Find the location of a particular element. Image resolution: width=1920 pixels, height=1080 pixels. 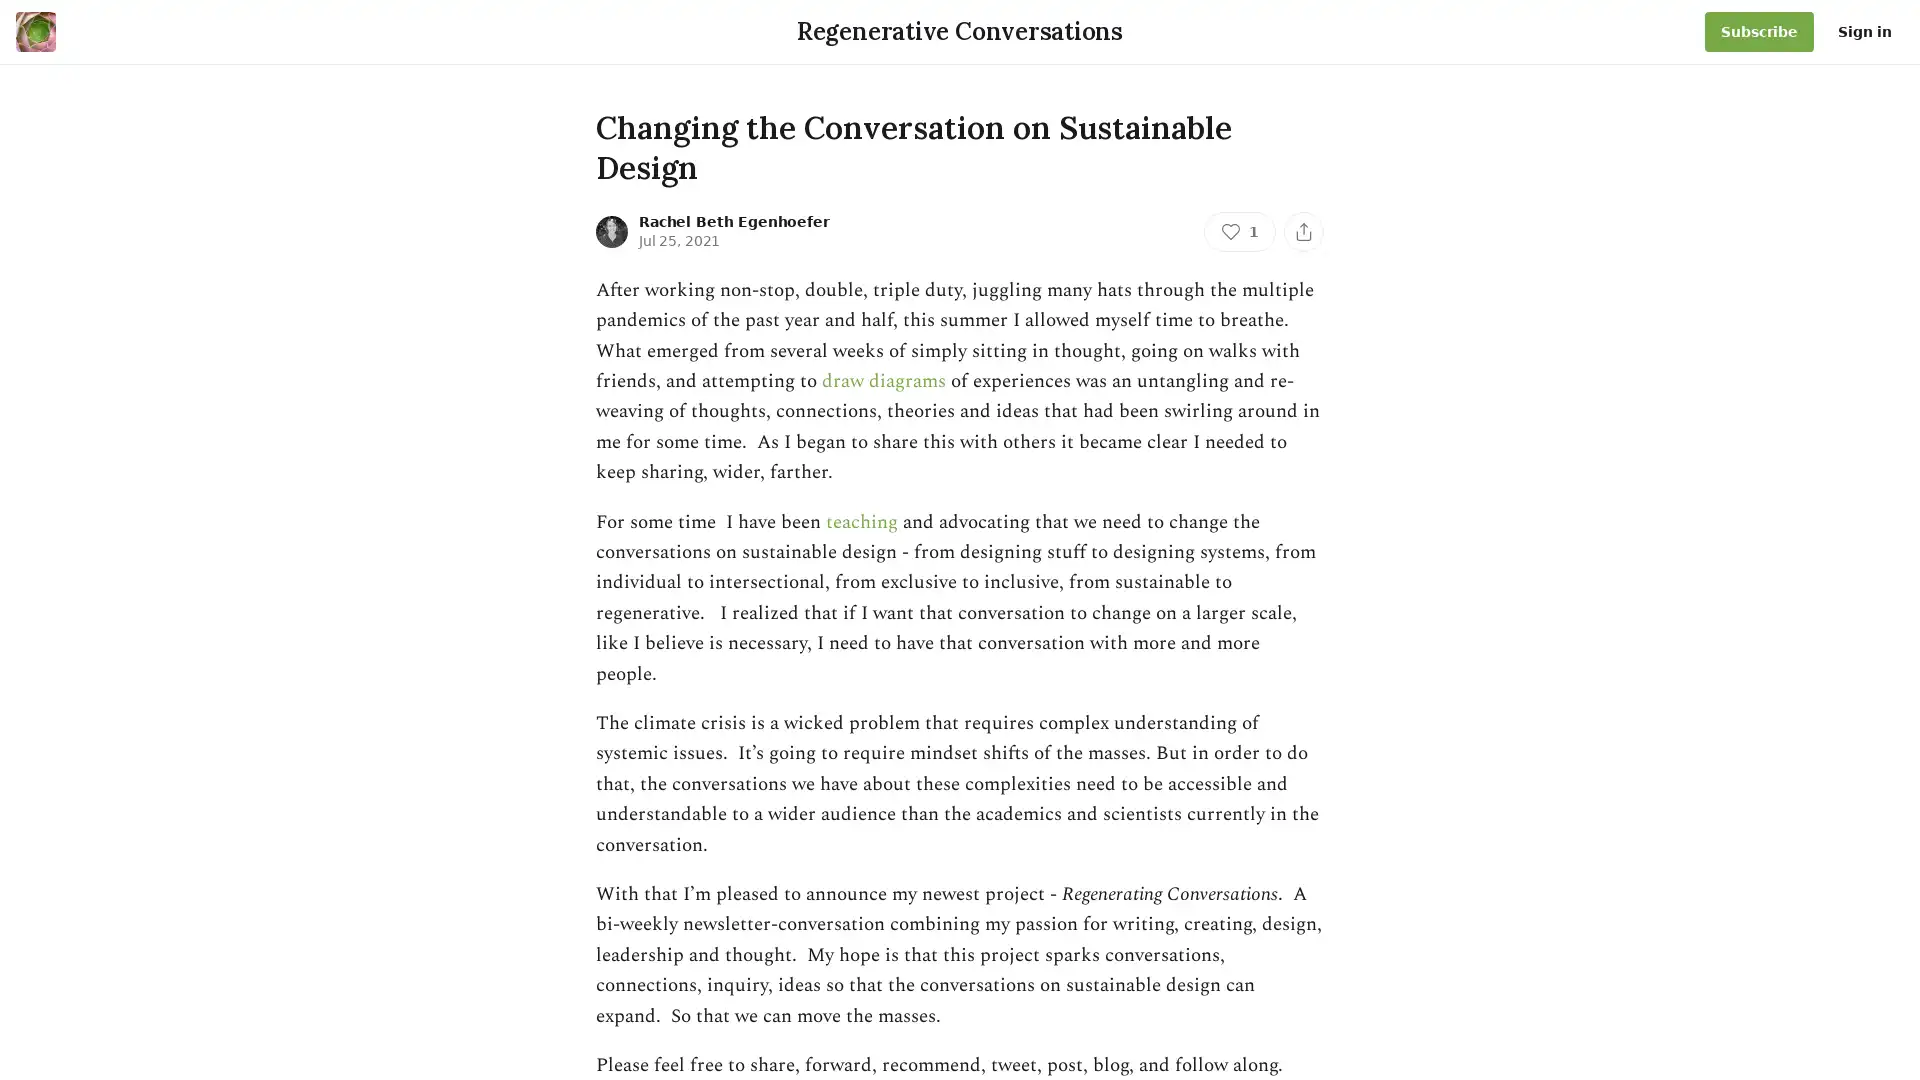

Sign in is located at coordinates (1864, 31).